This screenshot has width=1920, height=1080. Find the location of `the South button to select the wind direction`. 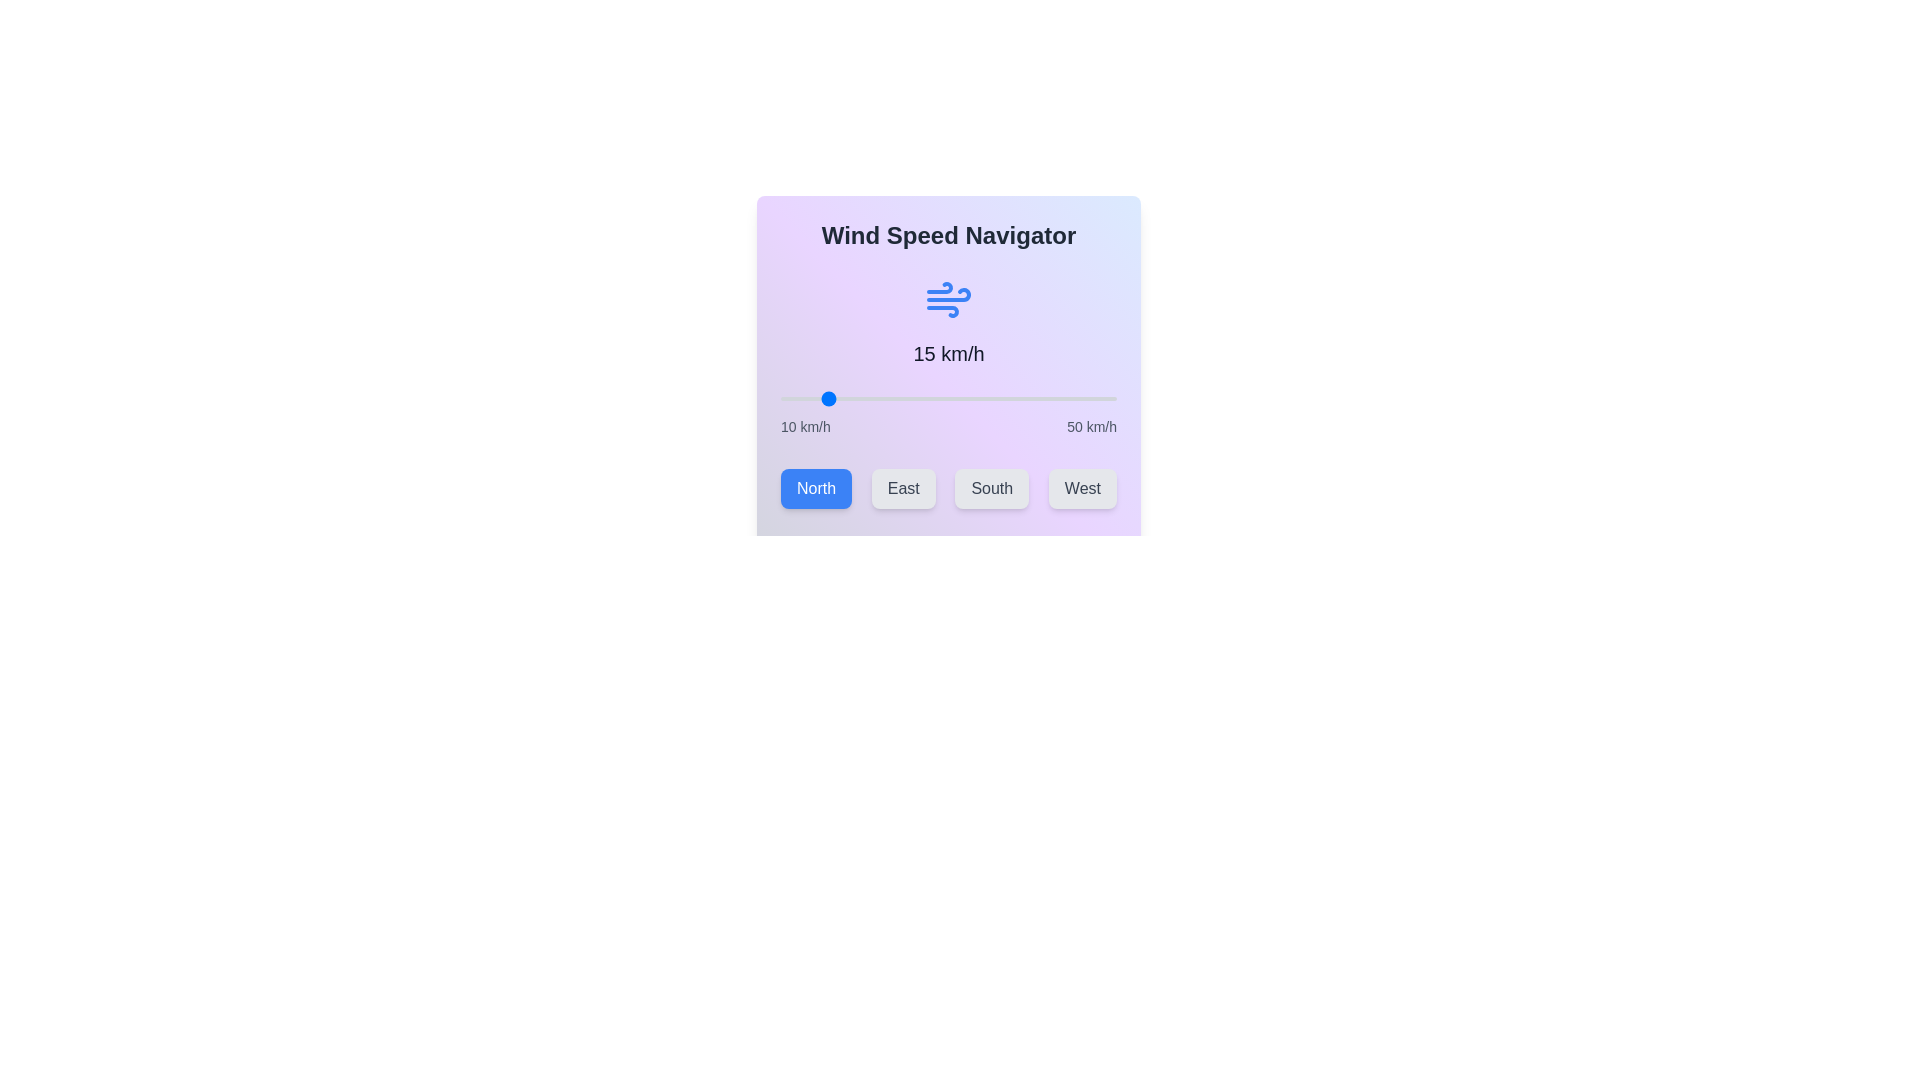

the South button to select the wind direction is located at coordinates (992, 489).